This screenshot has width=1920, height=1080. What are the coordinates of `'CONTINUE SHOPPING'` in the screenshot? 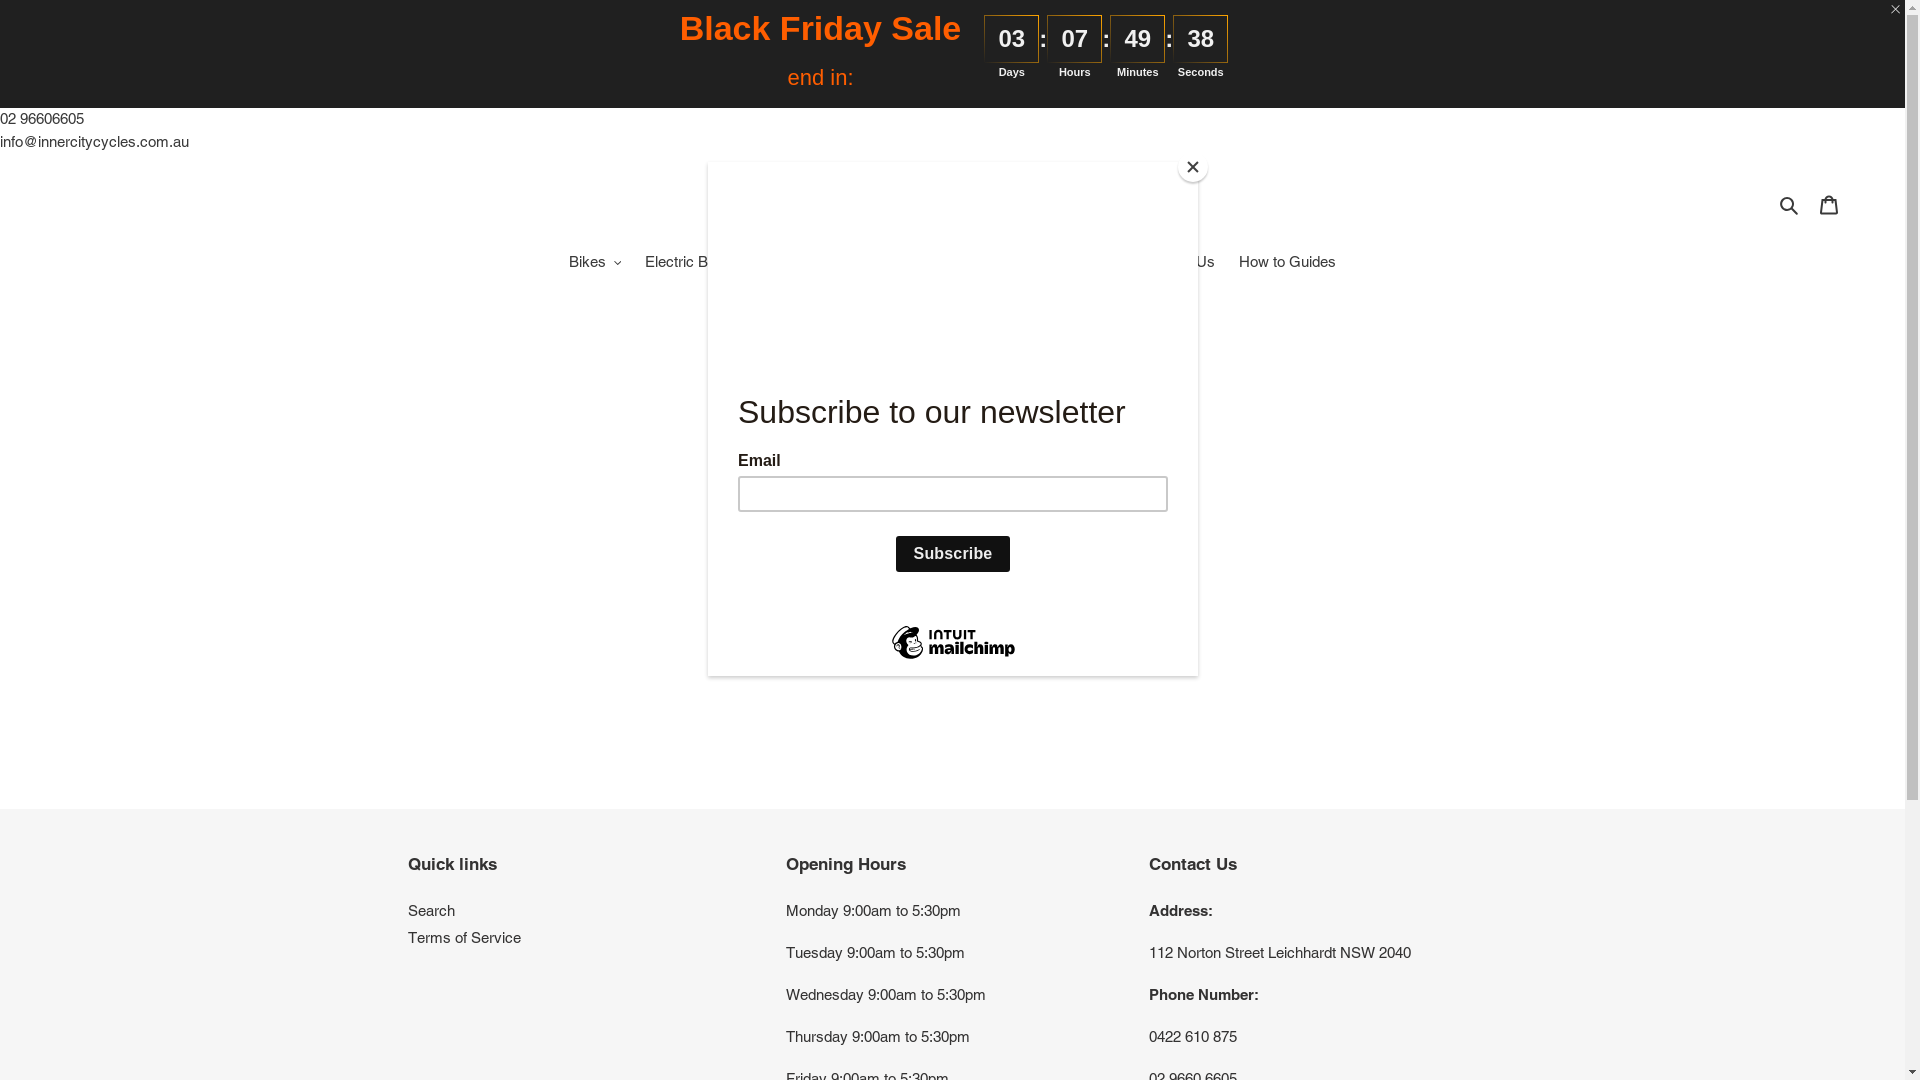 It's located at (840, 608).